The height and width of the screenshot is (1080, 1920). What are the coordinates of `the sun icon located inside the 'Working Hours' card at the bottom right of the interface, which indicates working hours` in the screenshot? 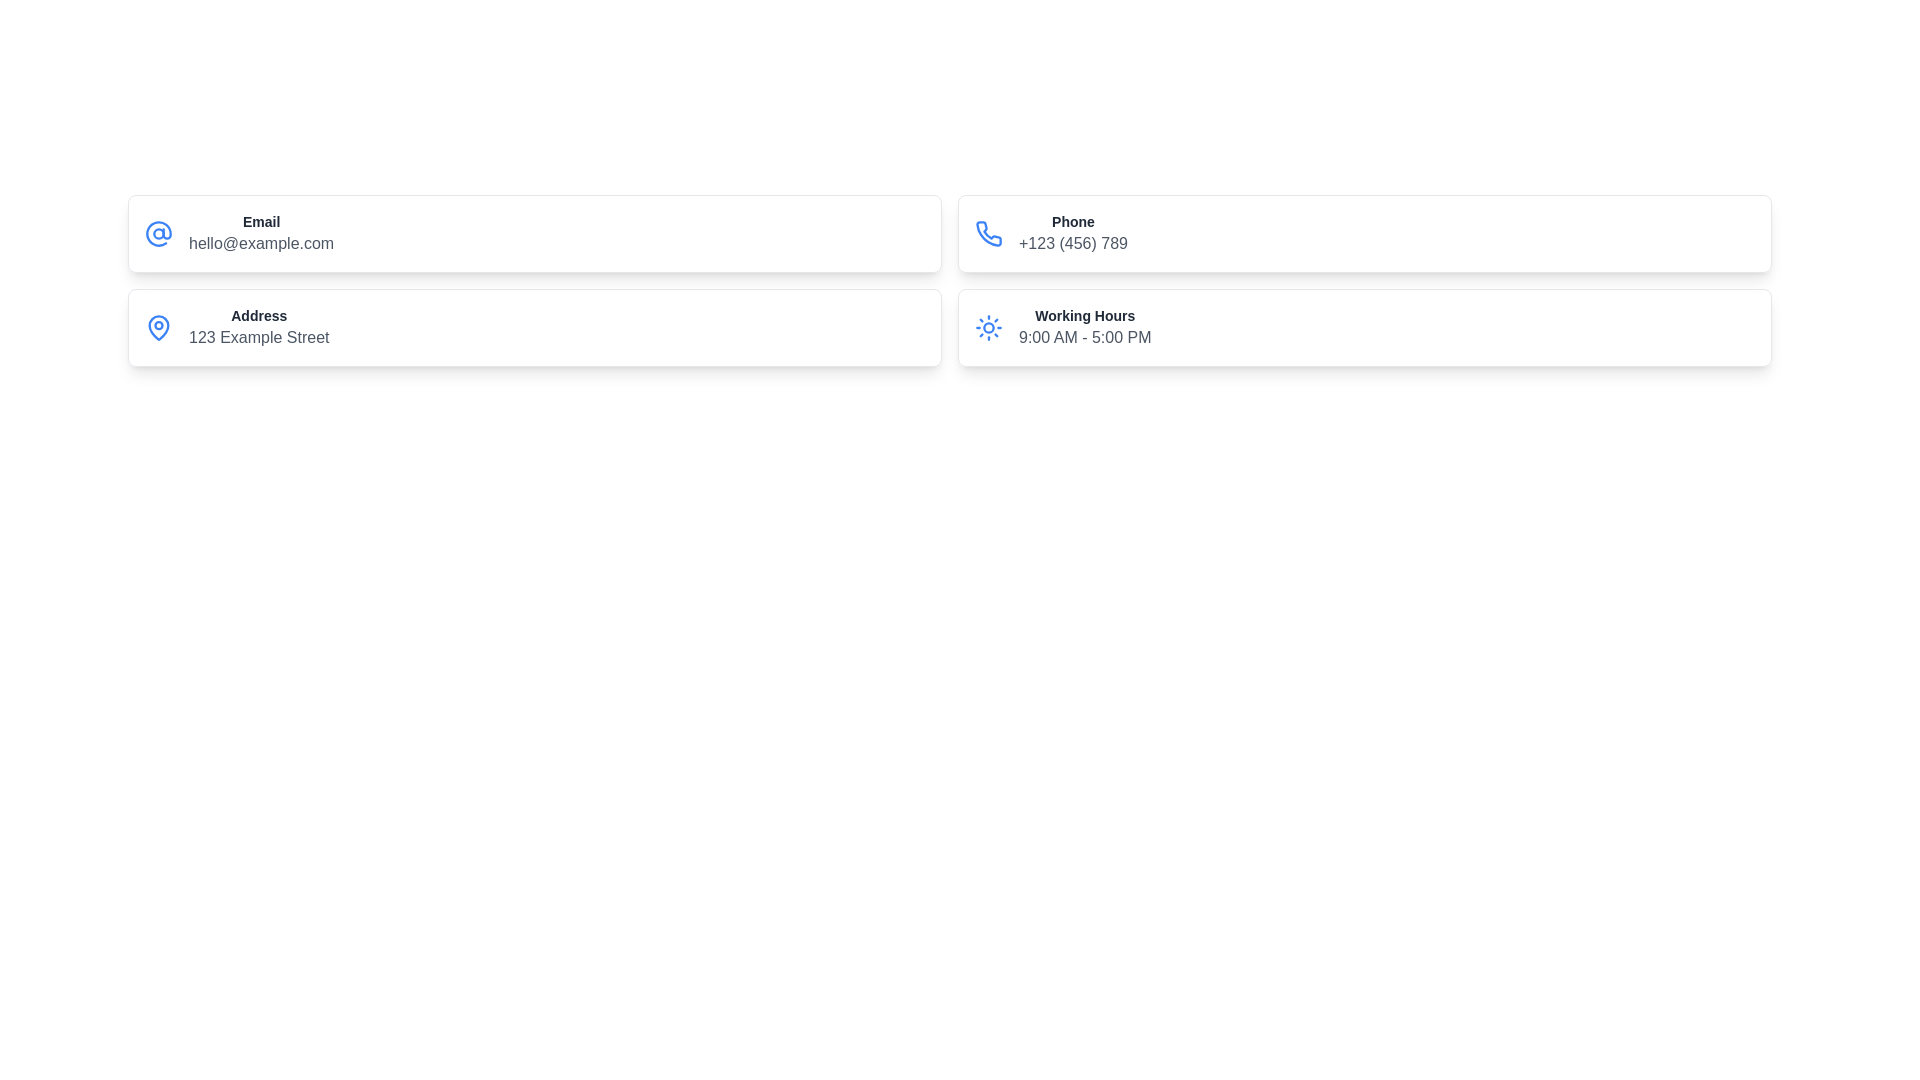 It's located at (988, 326).